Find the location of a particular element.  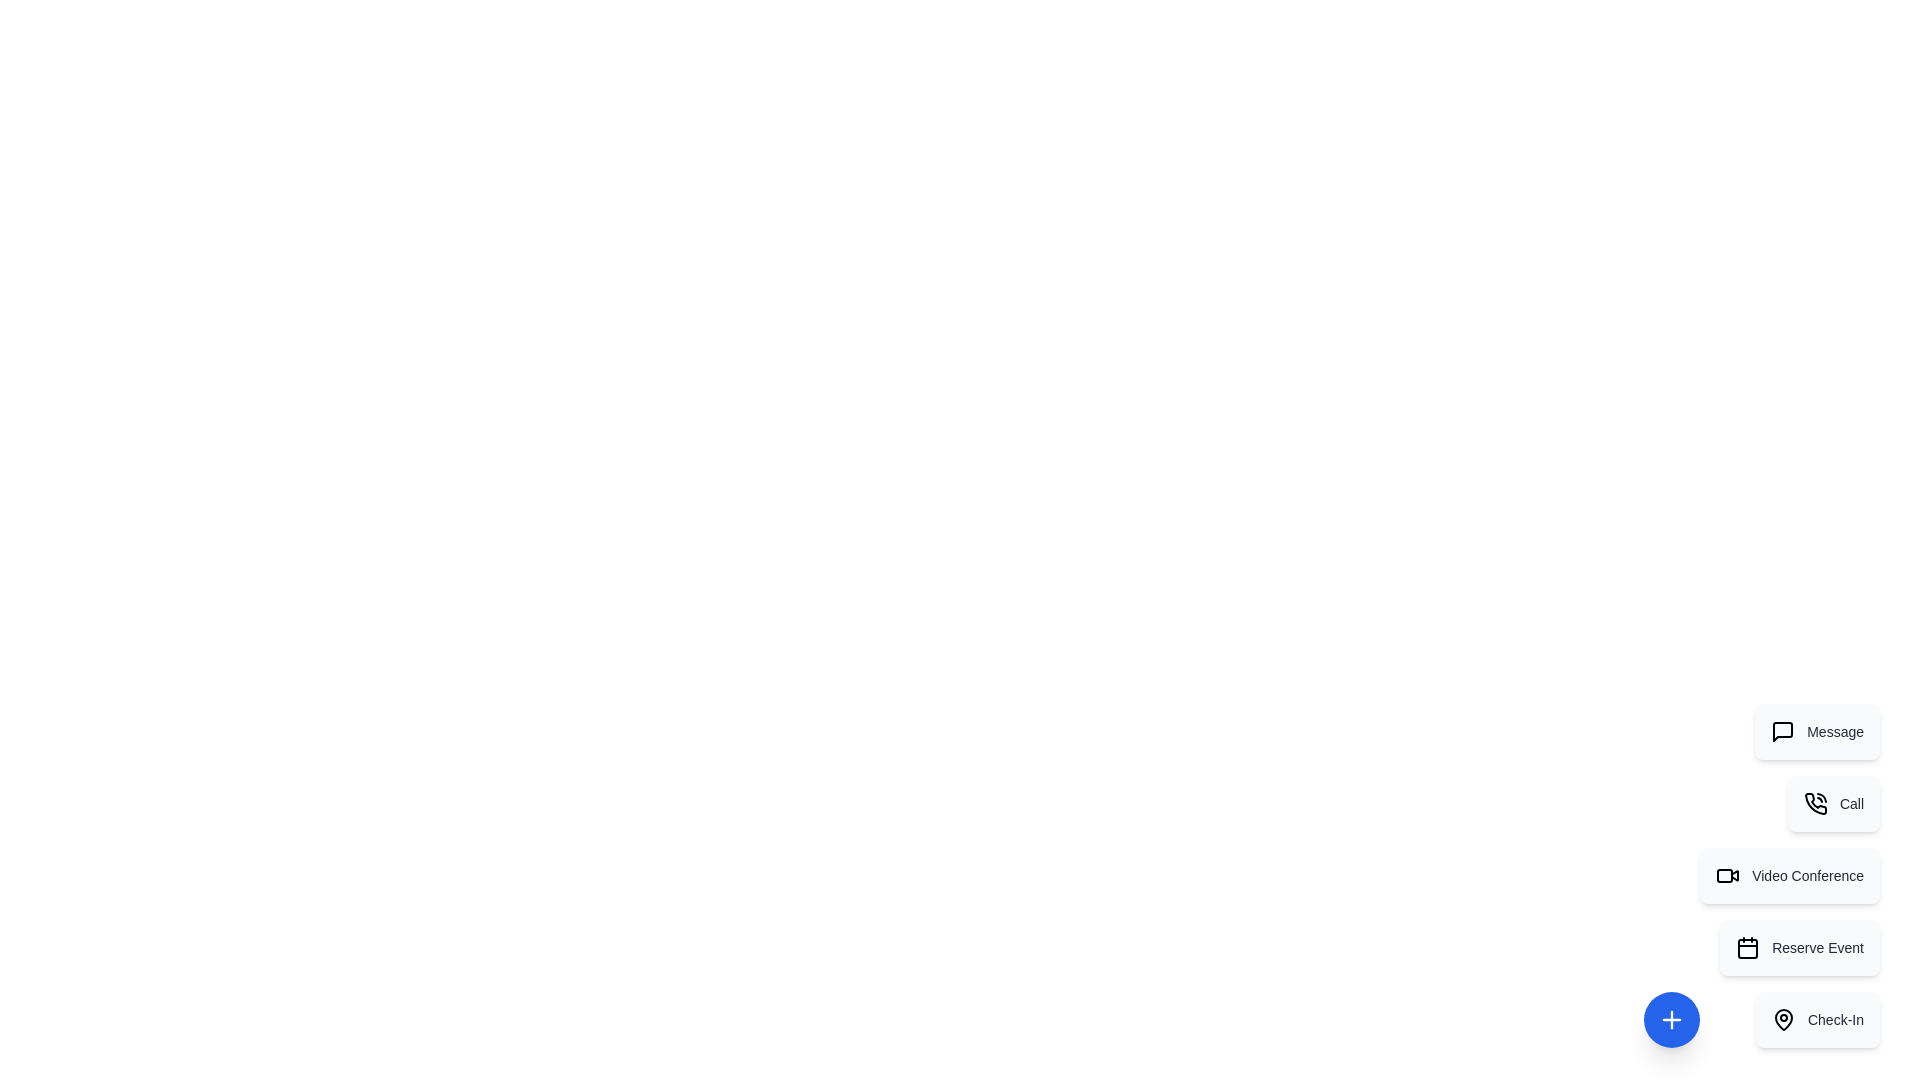

the action item labeled Check-In is located at coordinates (1818, 1019).